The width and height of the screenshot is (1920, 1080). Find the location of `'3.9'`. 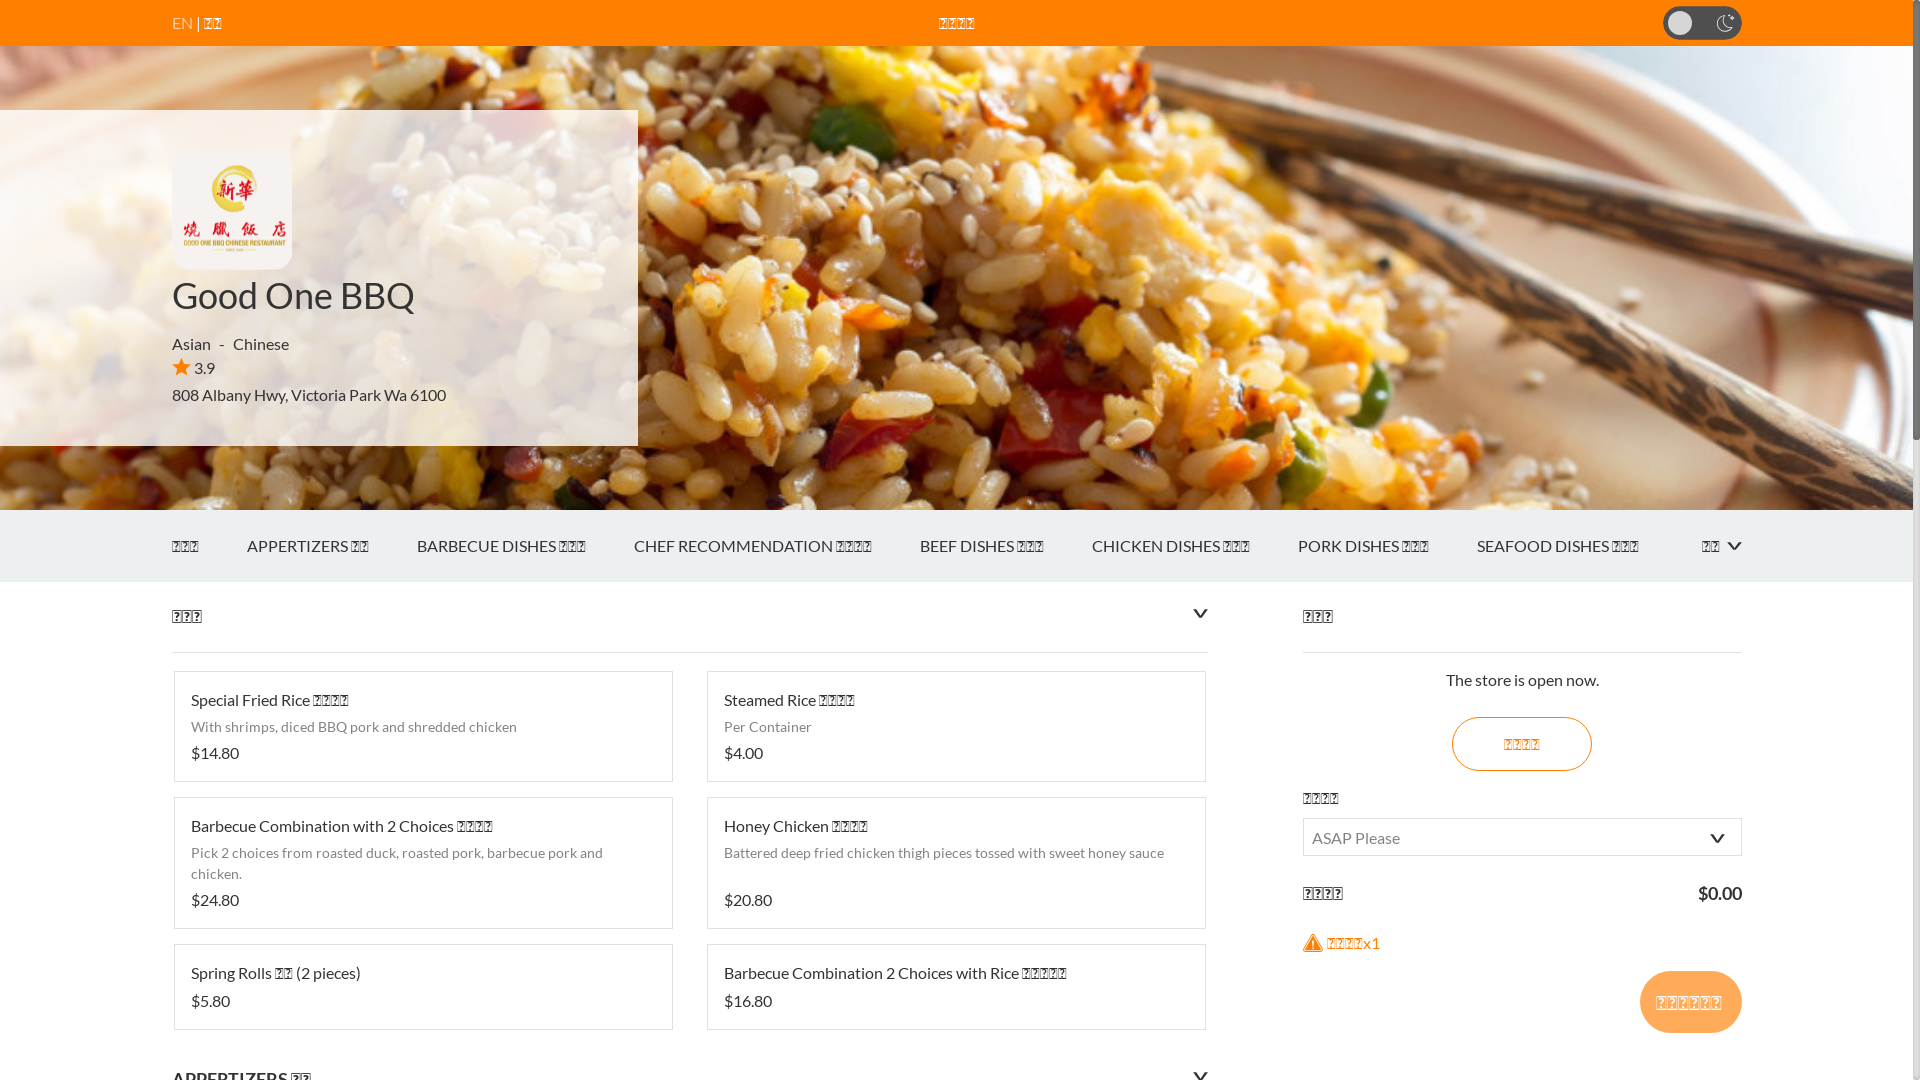

'3.9' is located at coordinates (193, 367).